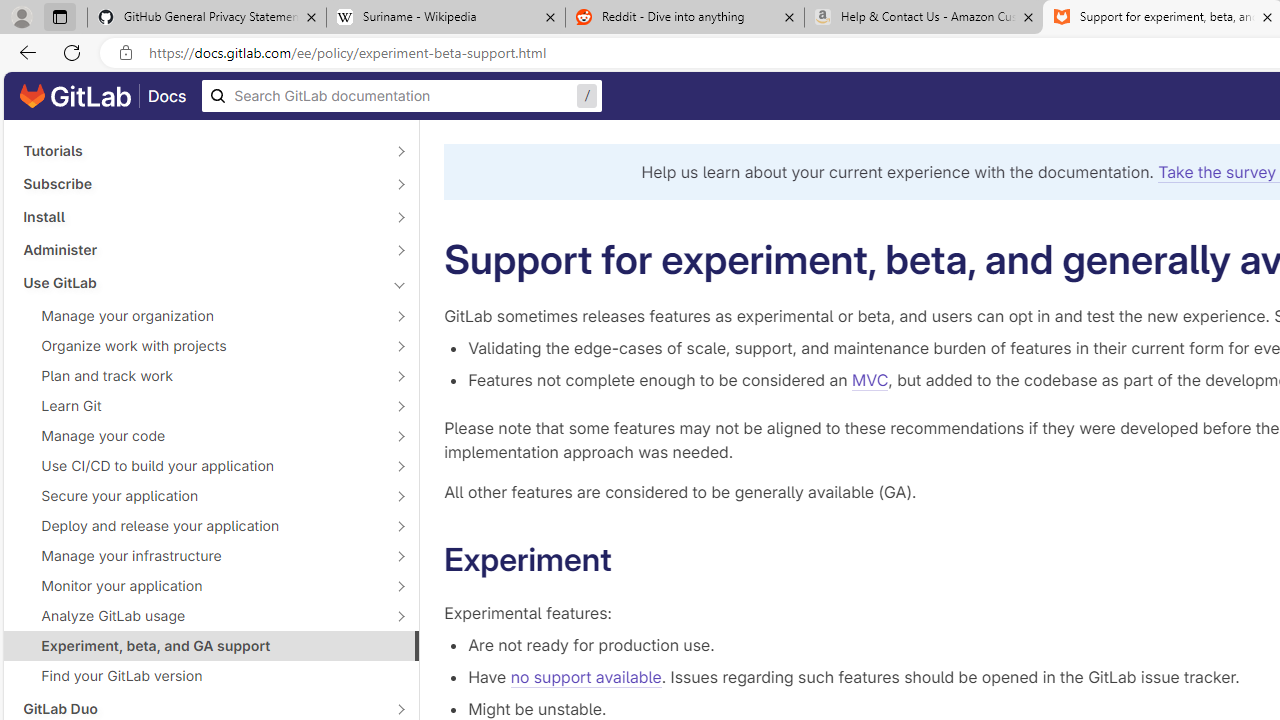 The image size is (1280, 720). Describe the element at coordinates (207, 17) in the screenshot. I see `'GitHub General Privacy Statement - GitHub Docs'` at that location.